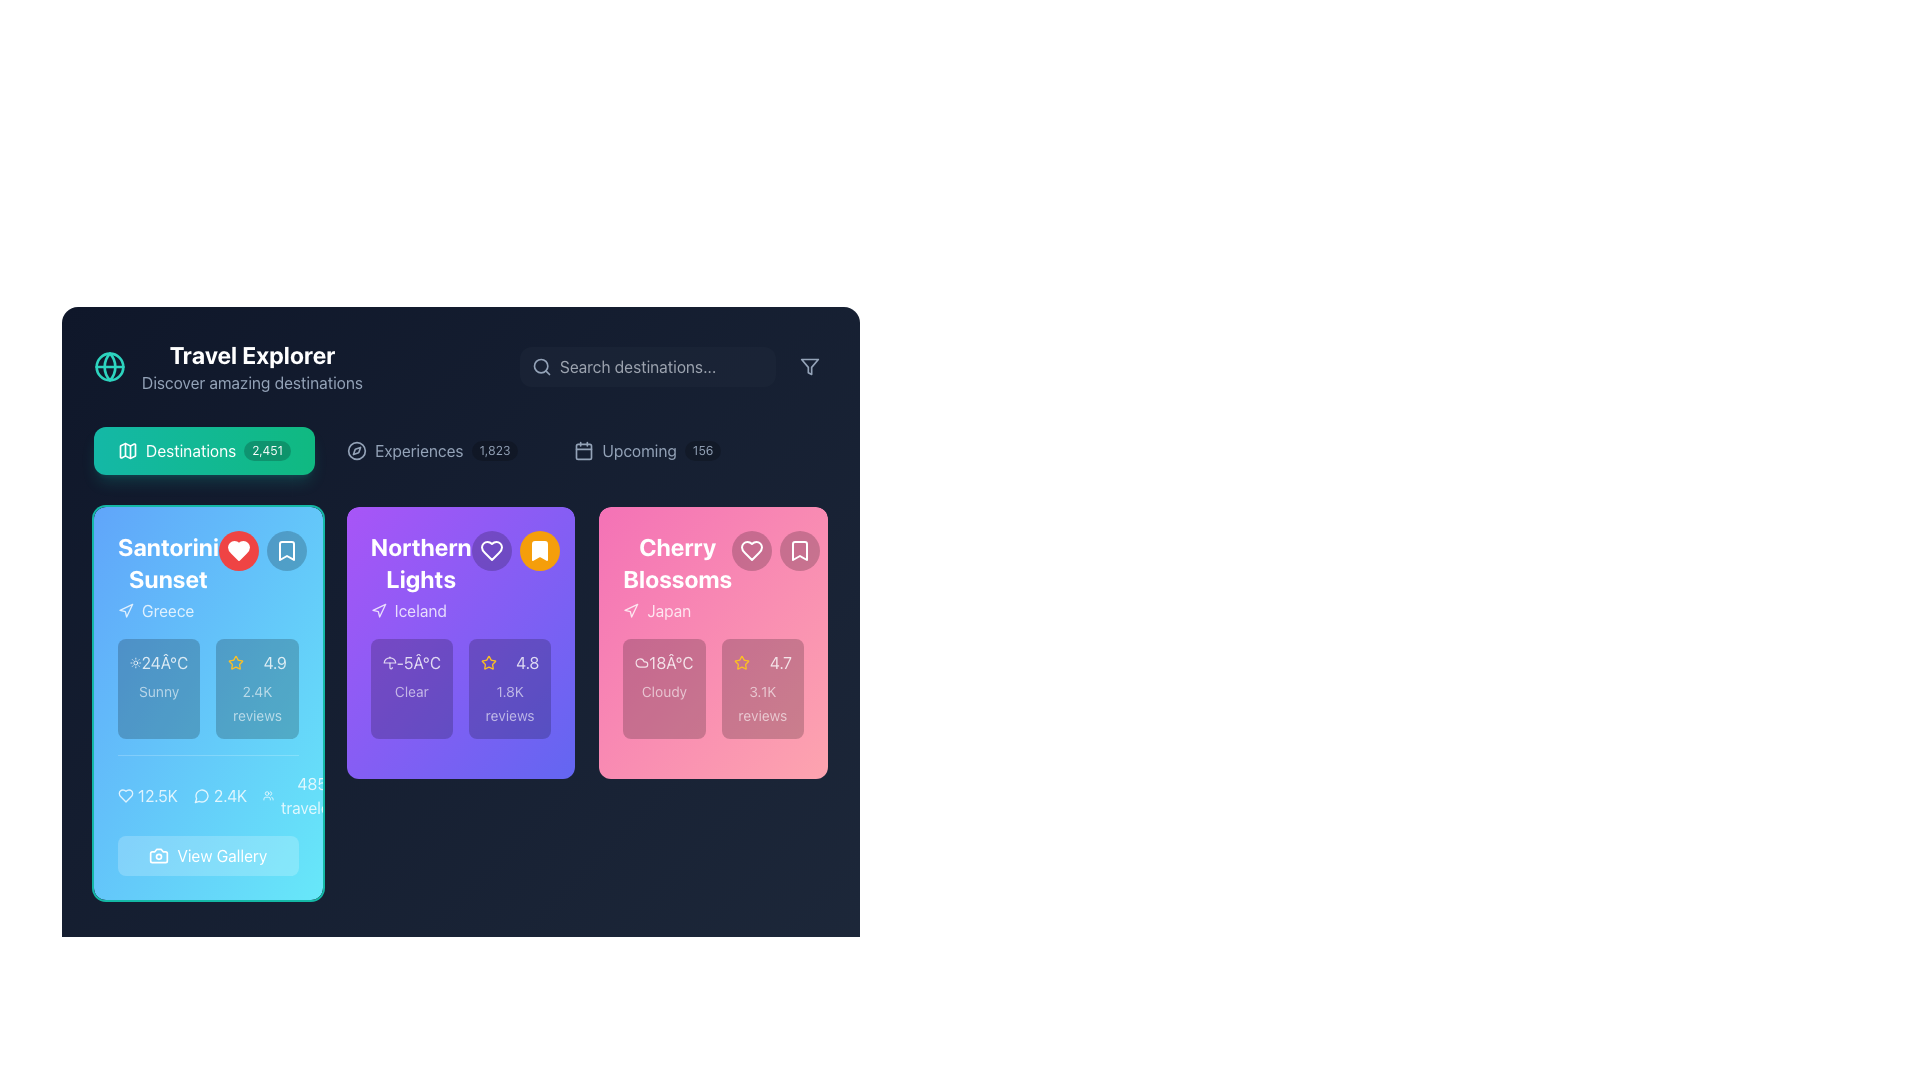  Describe the element at coordinates (539, 551) in the screenshot. I see `the bookmark icon located at the top-right corner of the 'Northern Lights' card in the purple section` at that location.